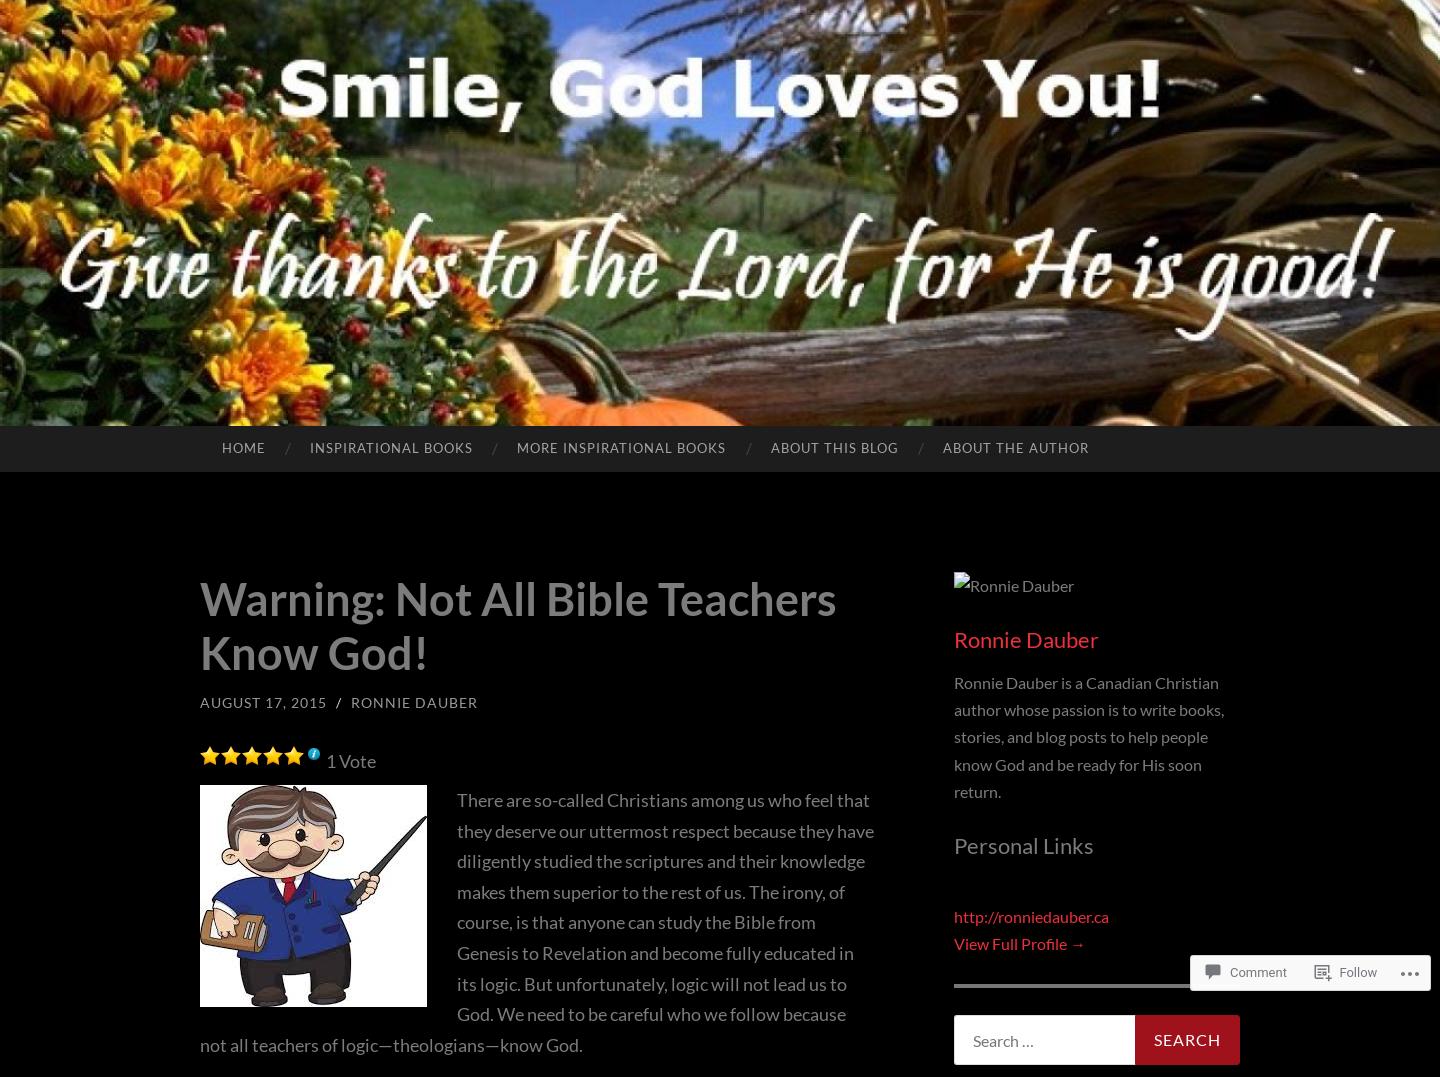 The height and width of the screenshot is (1077, 1440). Describe the element at coordinates (1031, 914) in the screenshot. I see `'http://ronniedauber.ca'` at that location.